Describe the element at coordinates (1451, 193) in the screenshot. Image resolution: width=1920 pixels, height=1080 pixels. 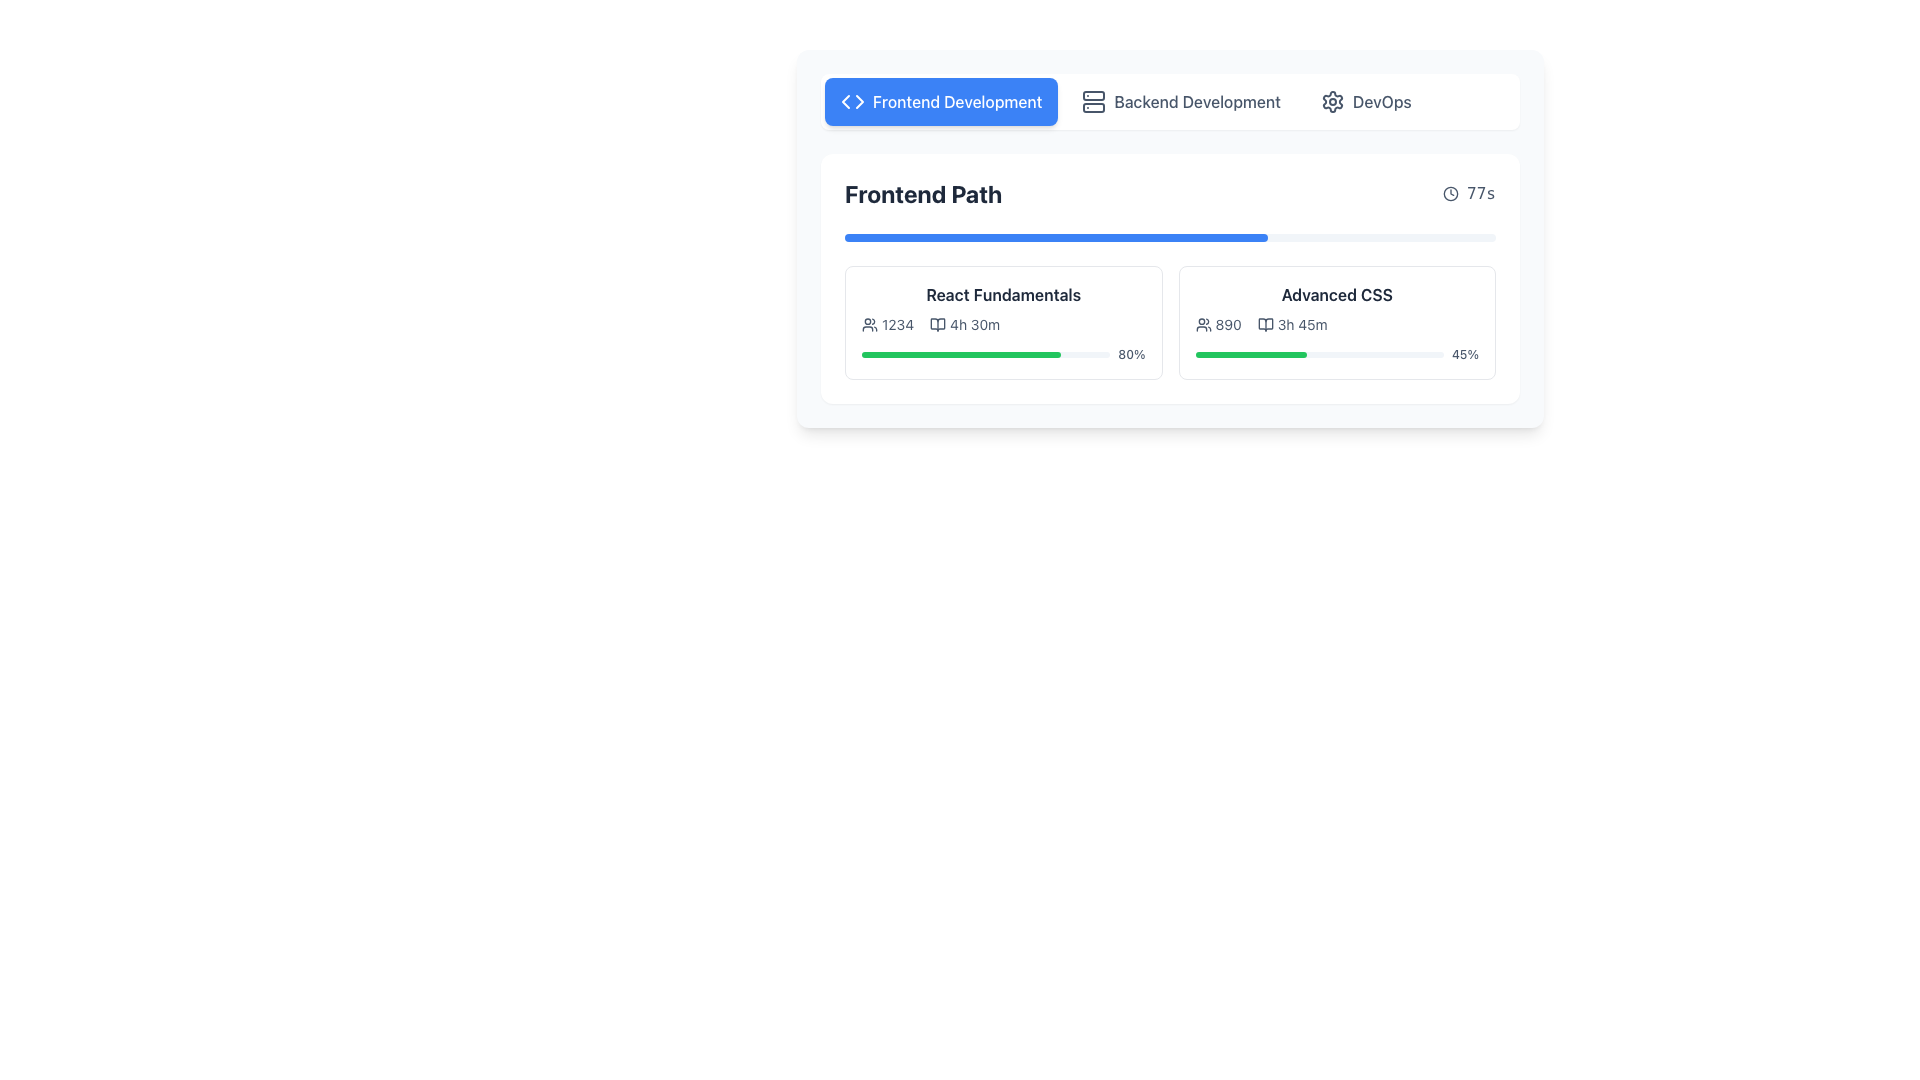
I see `any visual feedback on the circular graphical feature that represents the clock icon, located at the top right corner of the interface` at that location.